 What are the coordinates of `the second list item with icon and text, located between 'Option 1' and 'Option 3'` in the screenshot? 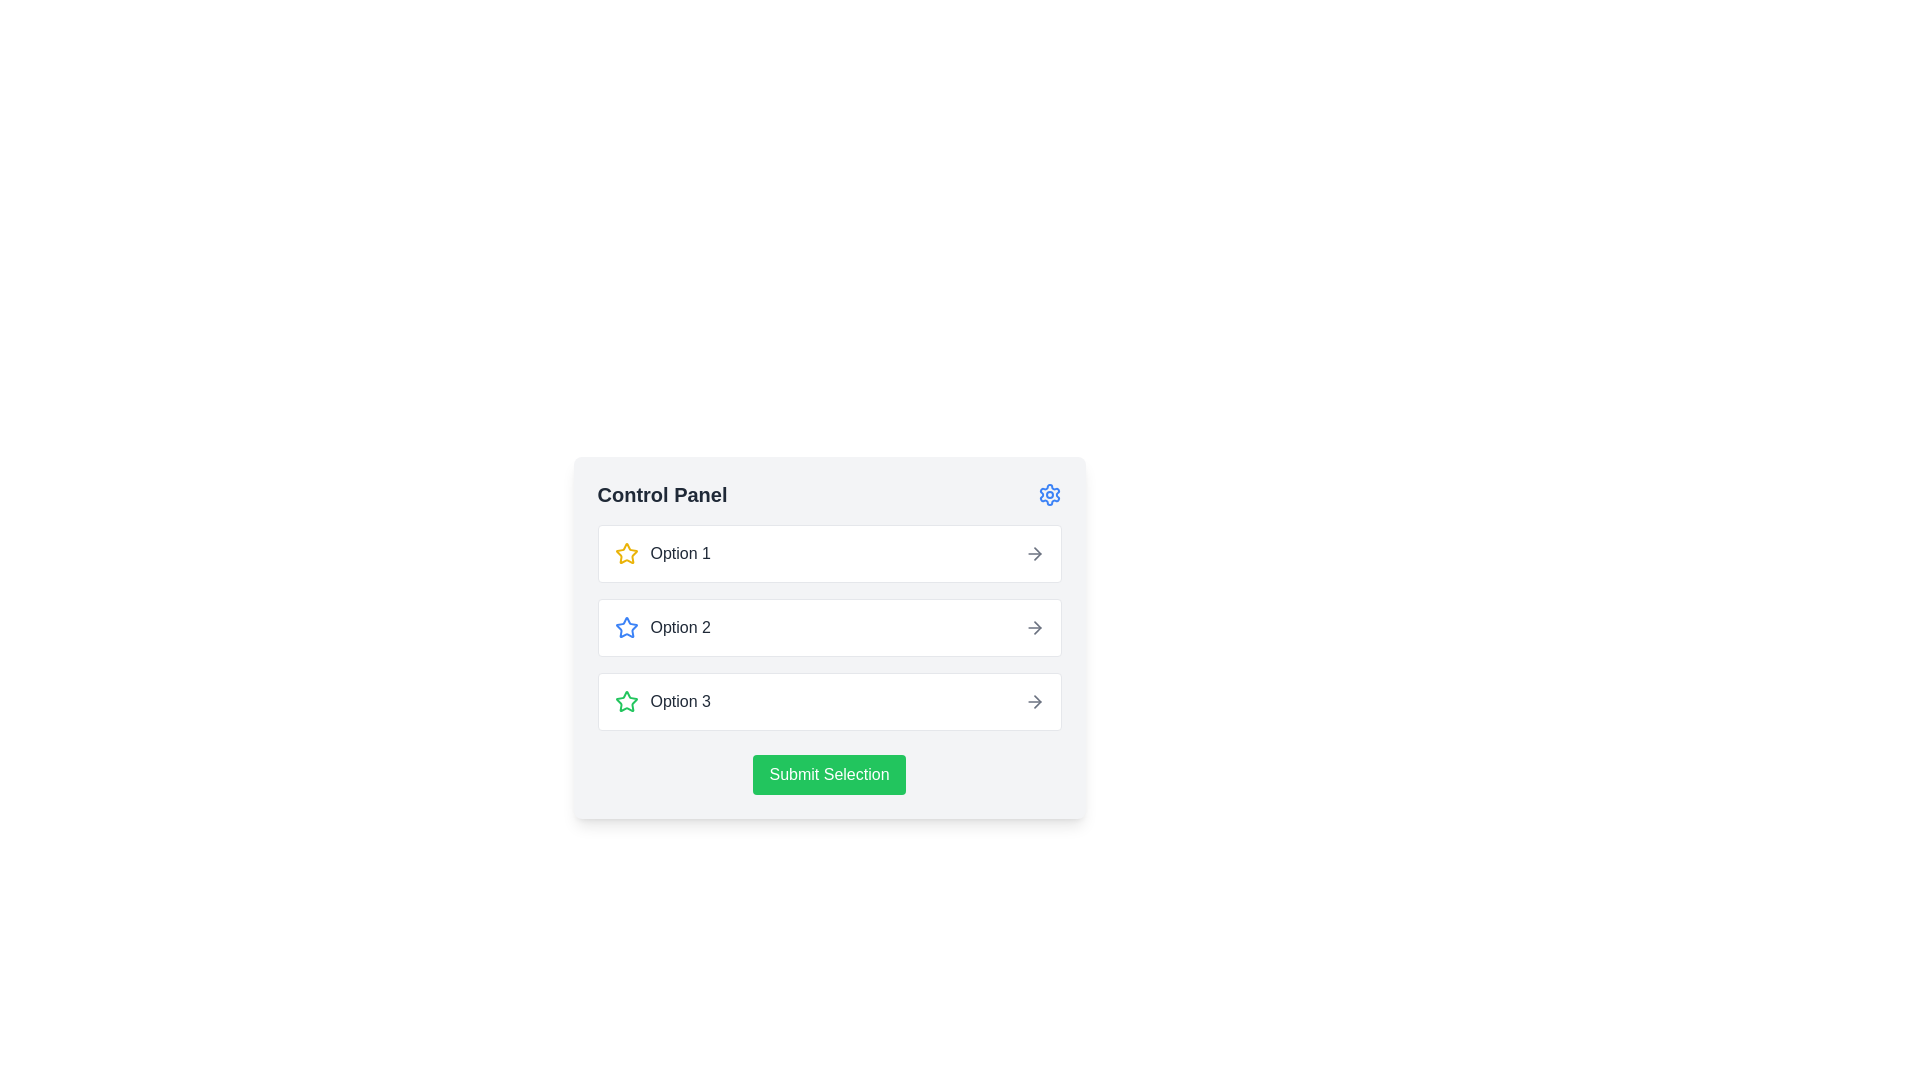 It's located at (662, 627).